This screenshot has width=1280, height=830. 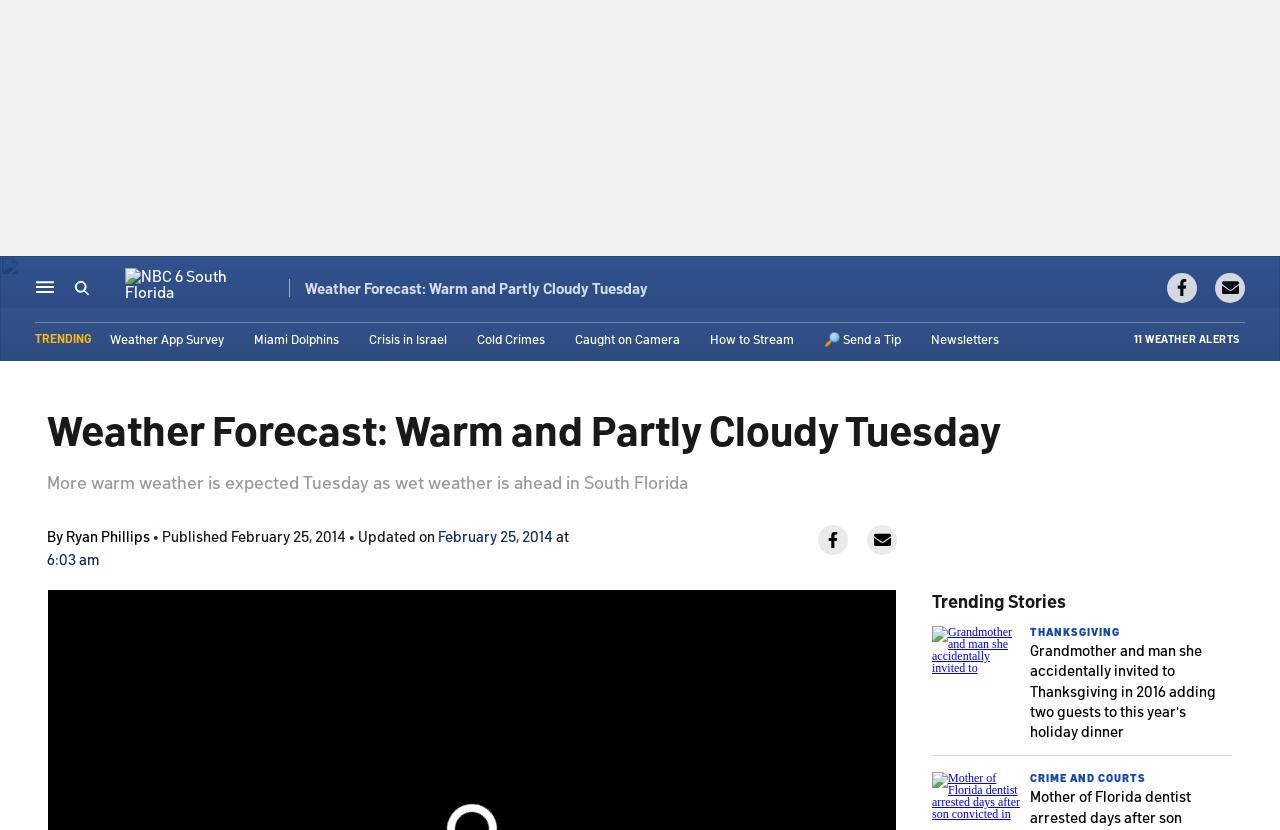 I want to click on 'Crisis in Israel', so click(x=406, y=340).